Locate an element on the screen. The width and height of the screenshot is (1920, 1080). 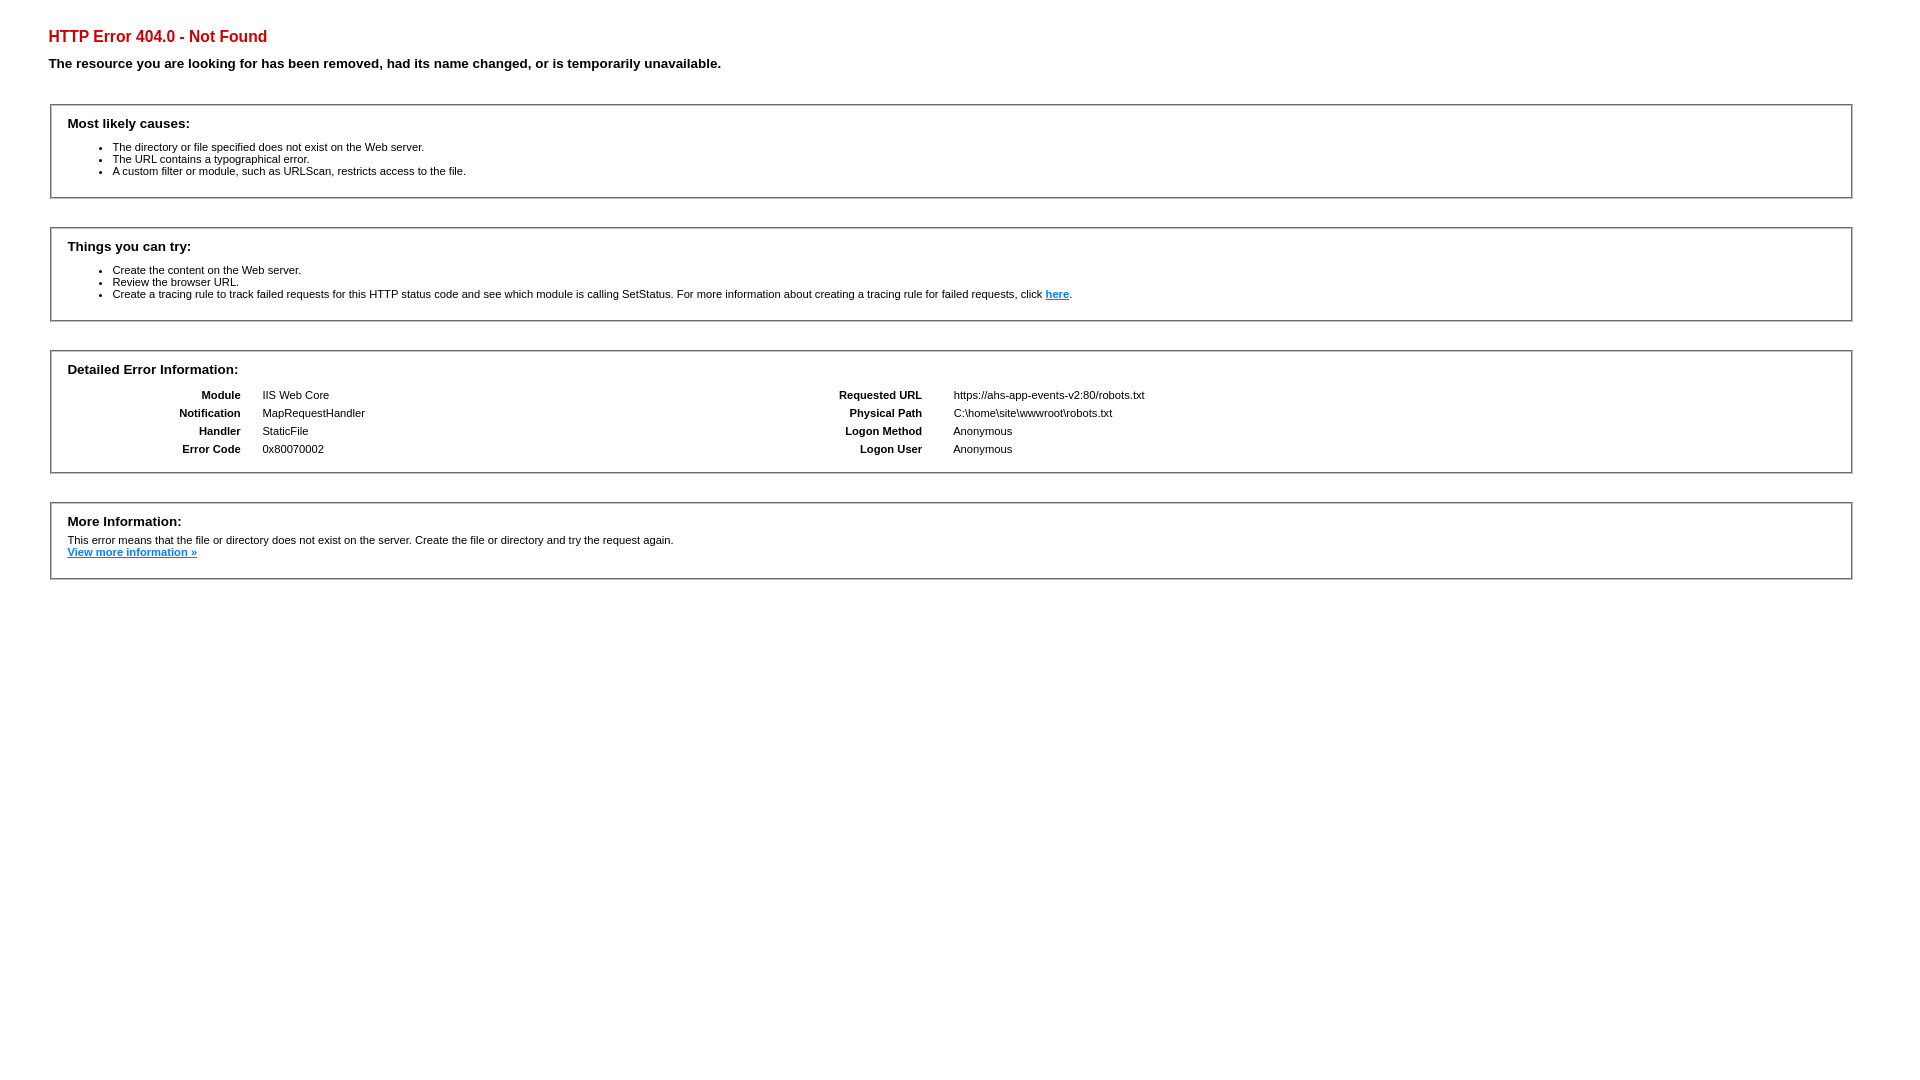
'here' is located at coordinates (1056, 293).